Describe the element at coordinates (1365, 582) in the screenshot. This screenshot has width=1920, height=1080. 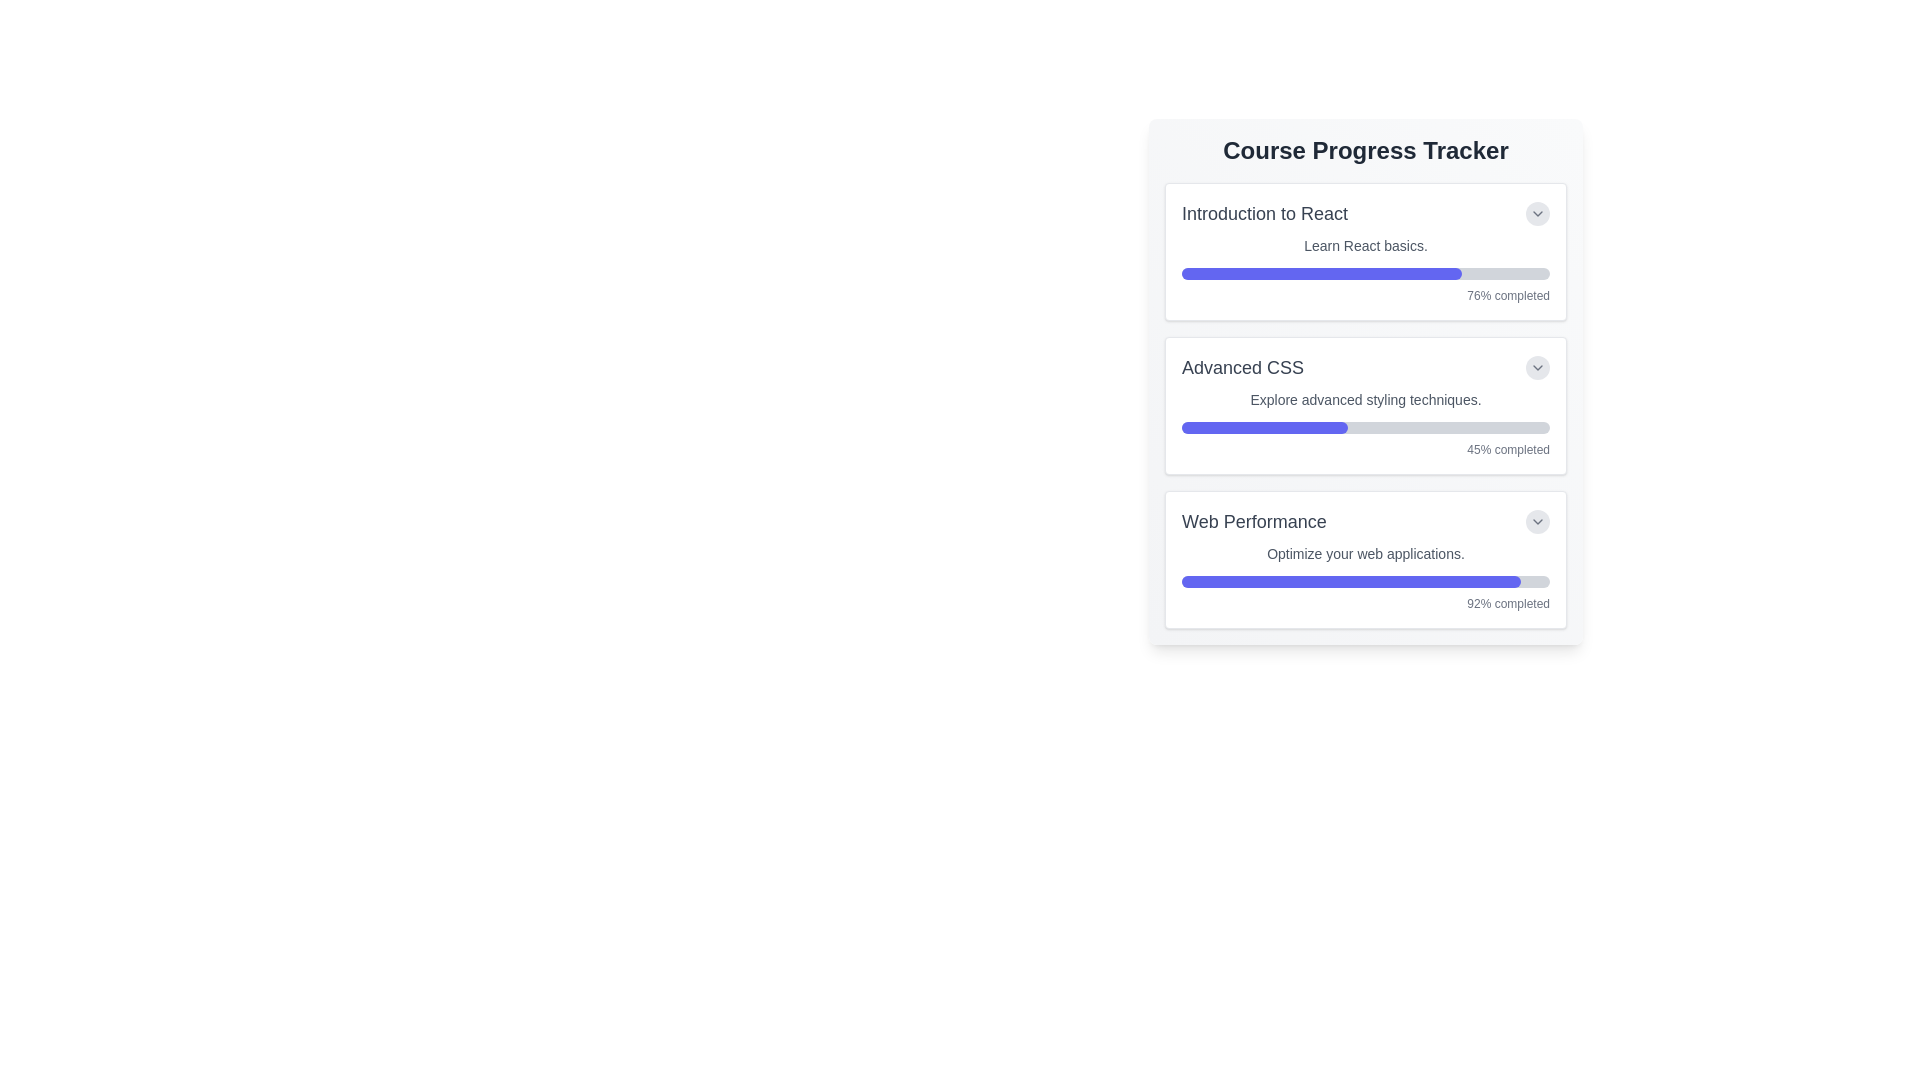
I see `the horizontal progress bar in the 'Web Performance' card, which indicates 92% progress with a blue filled segment` at that location.